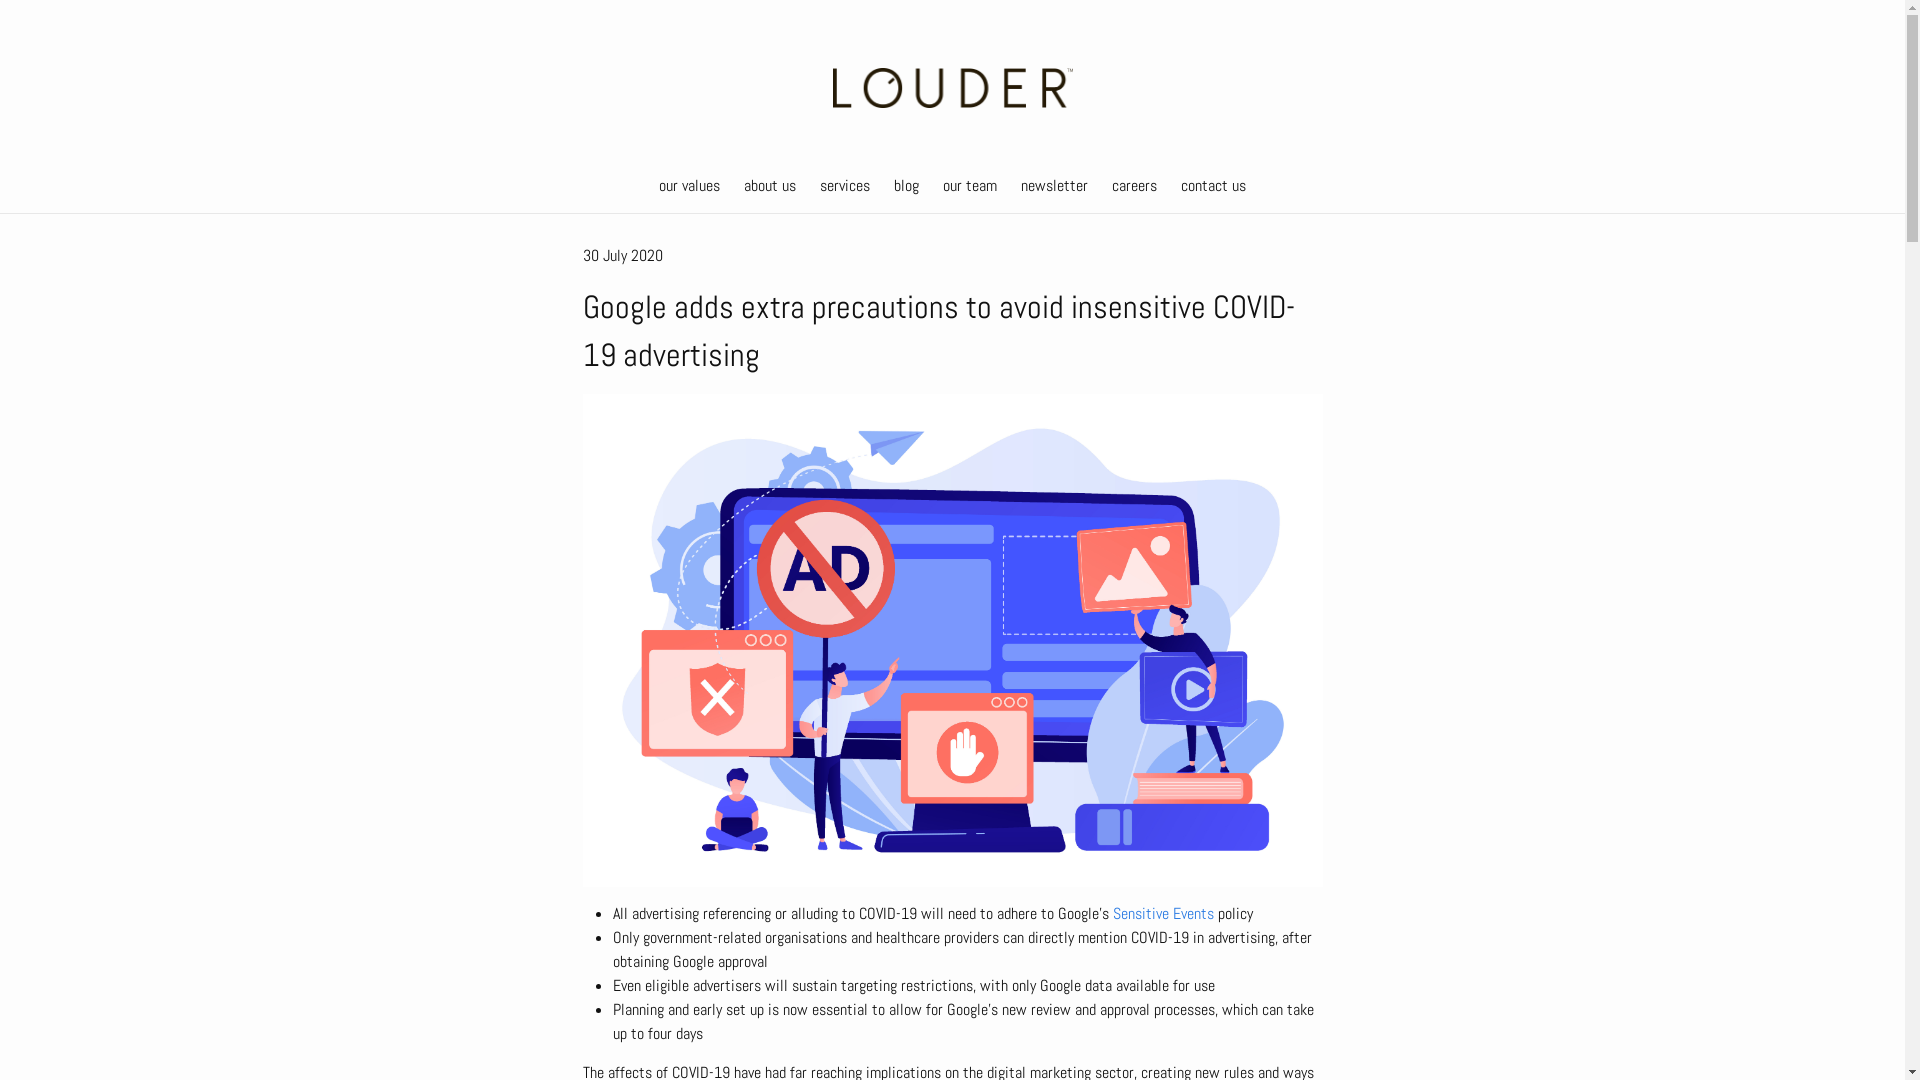 The height and width of the screenshot is (1080, 1920). I want to click on 'services', so click(844, 185).